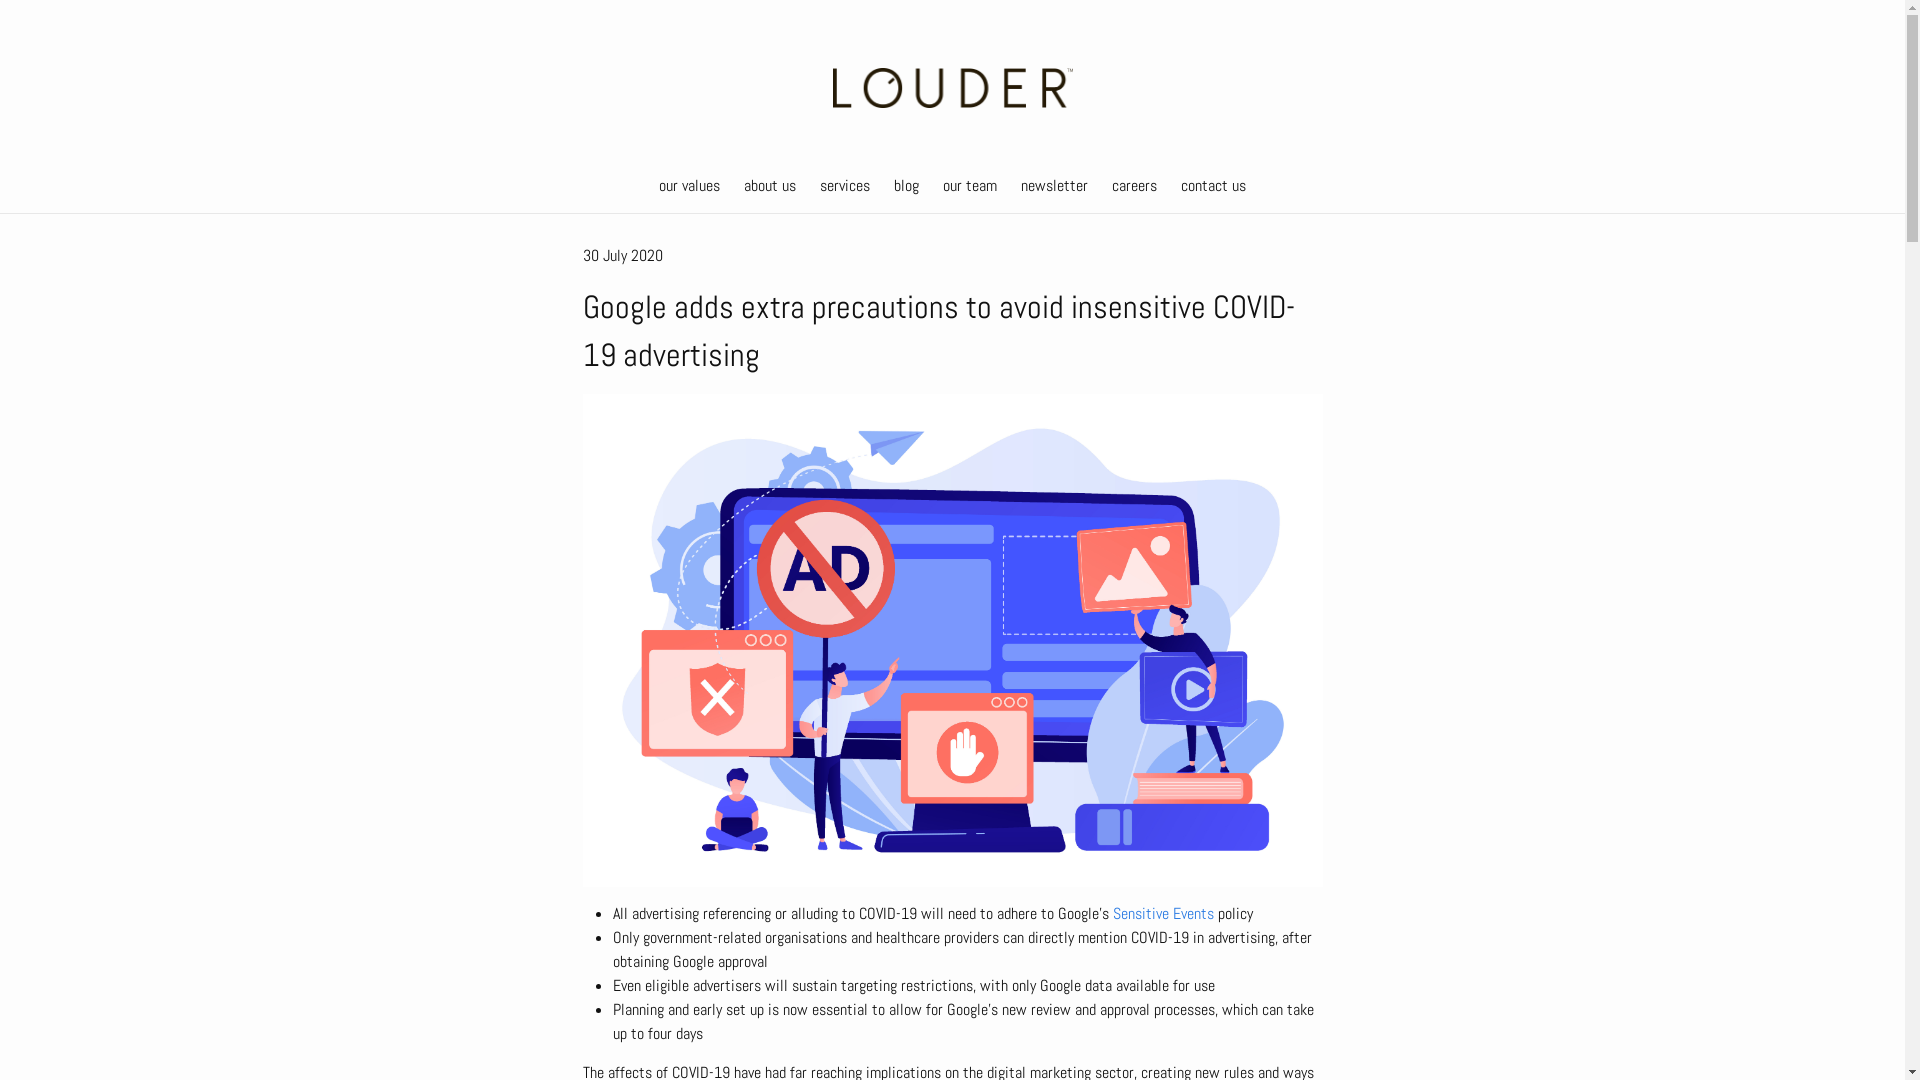 The height and width of the screenshot is (1080, 1920). I want to click on 'services', so click(844, 185).